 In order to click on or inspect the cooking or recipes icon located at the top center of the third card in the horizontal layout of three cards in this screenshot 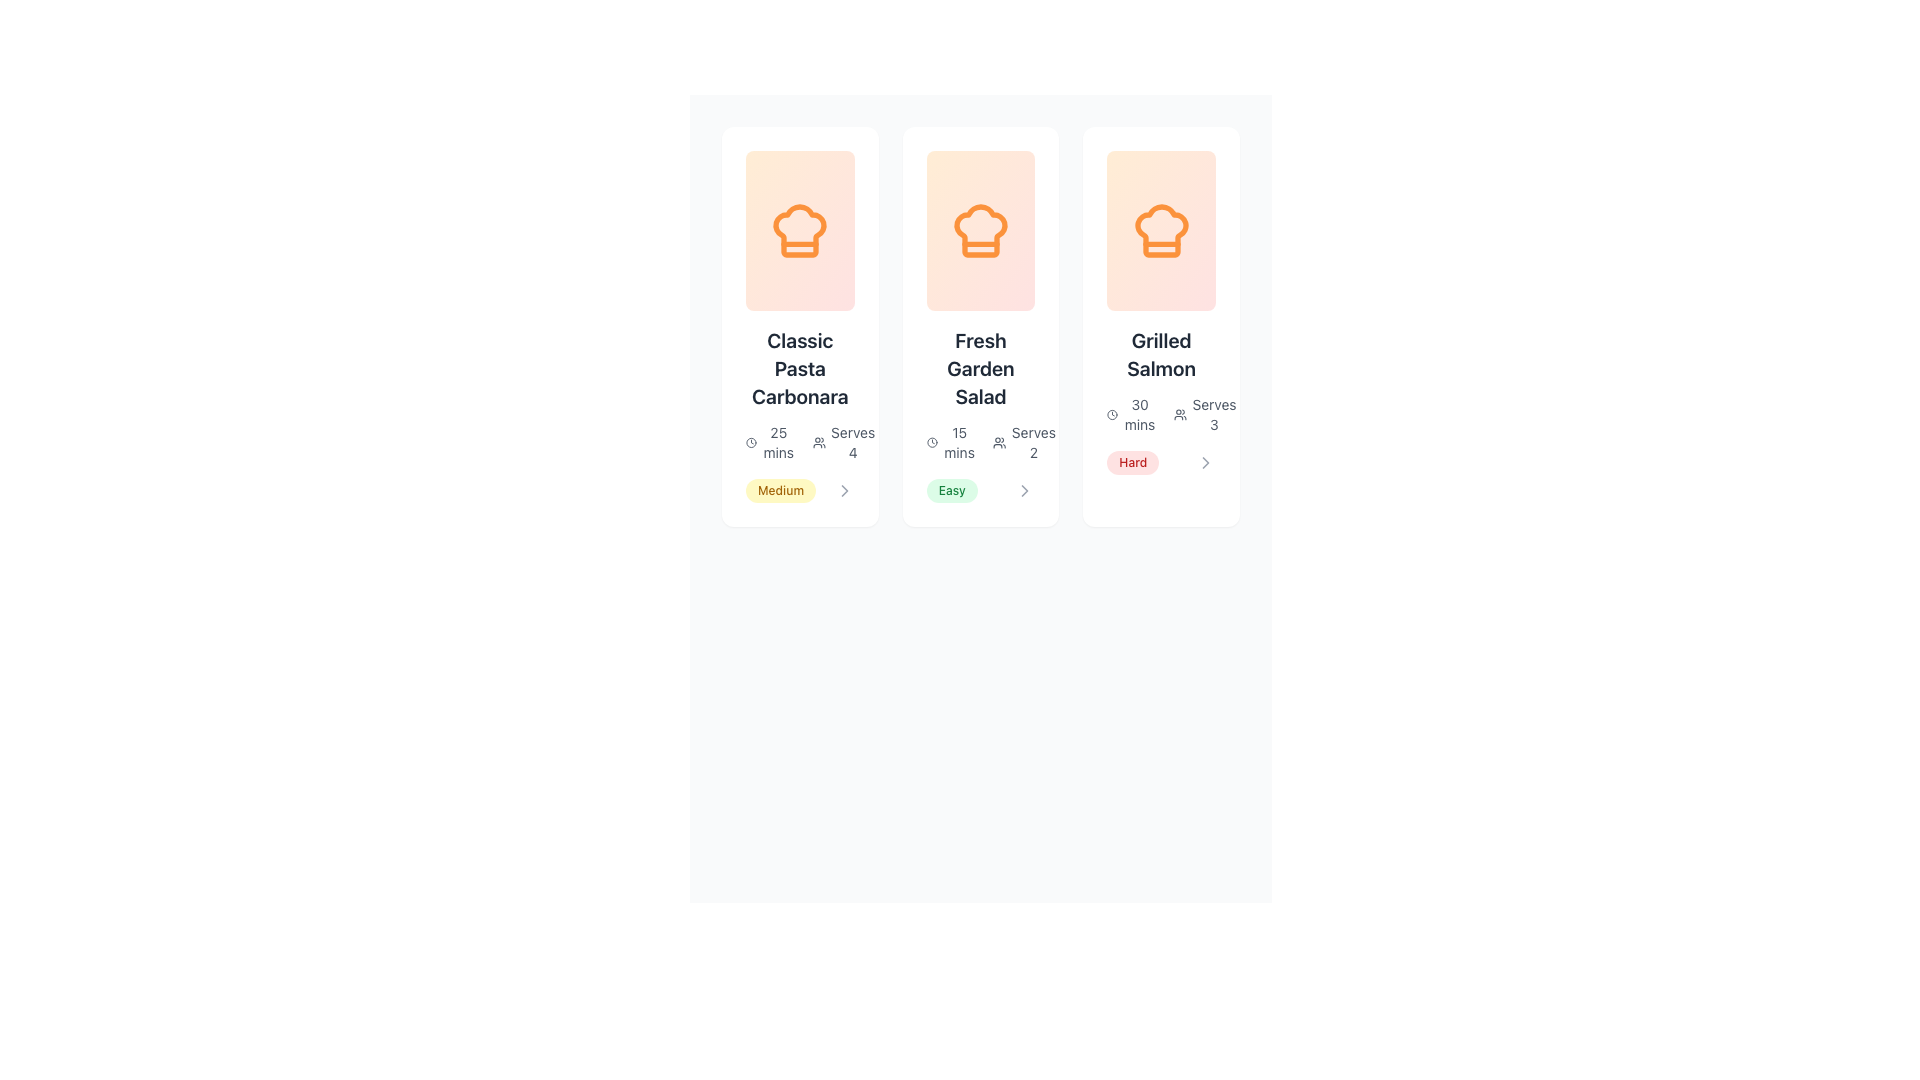, I will do `click(1161, 230)`.